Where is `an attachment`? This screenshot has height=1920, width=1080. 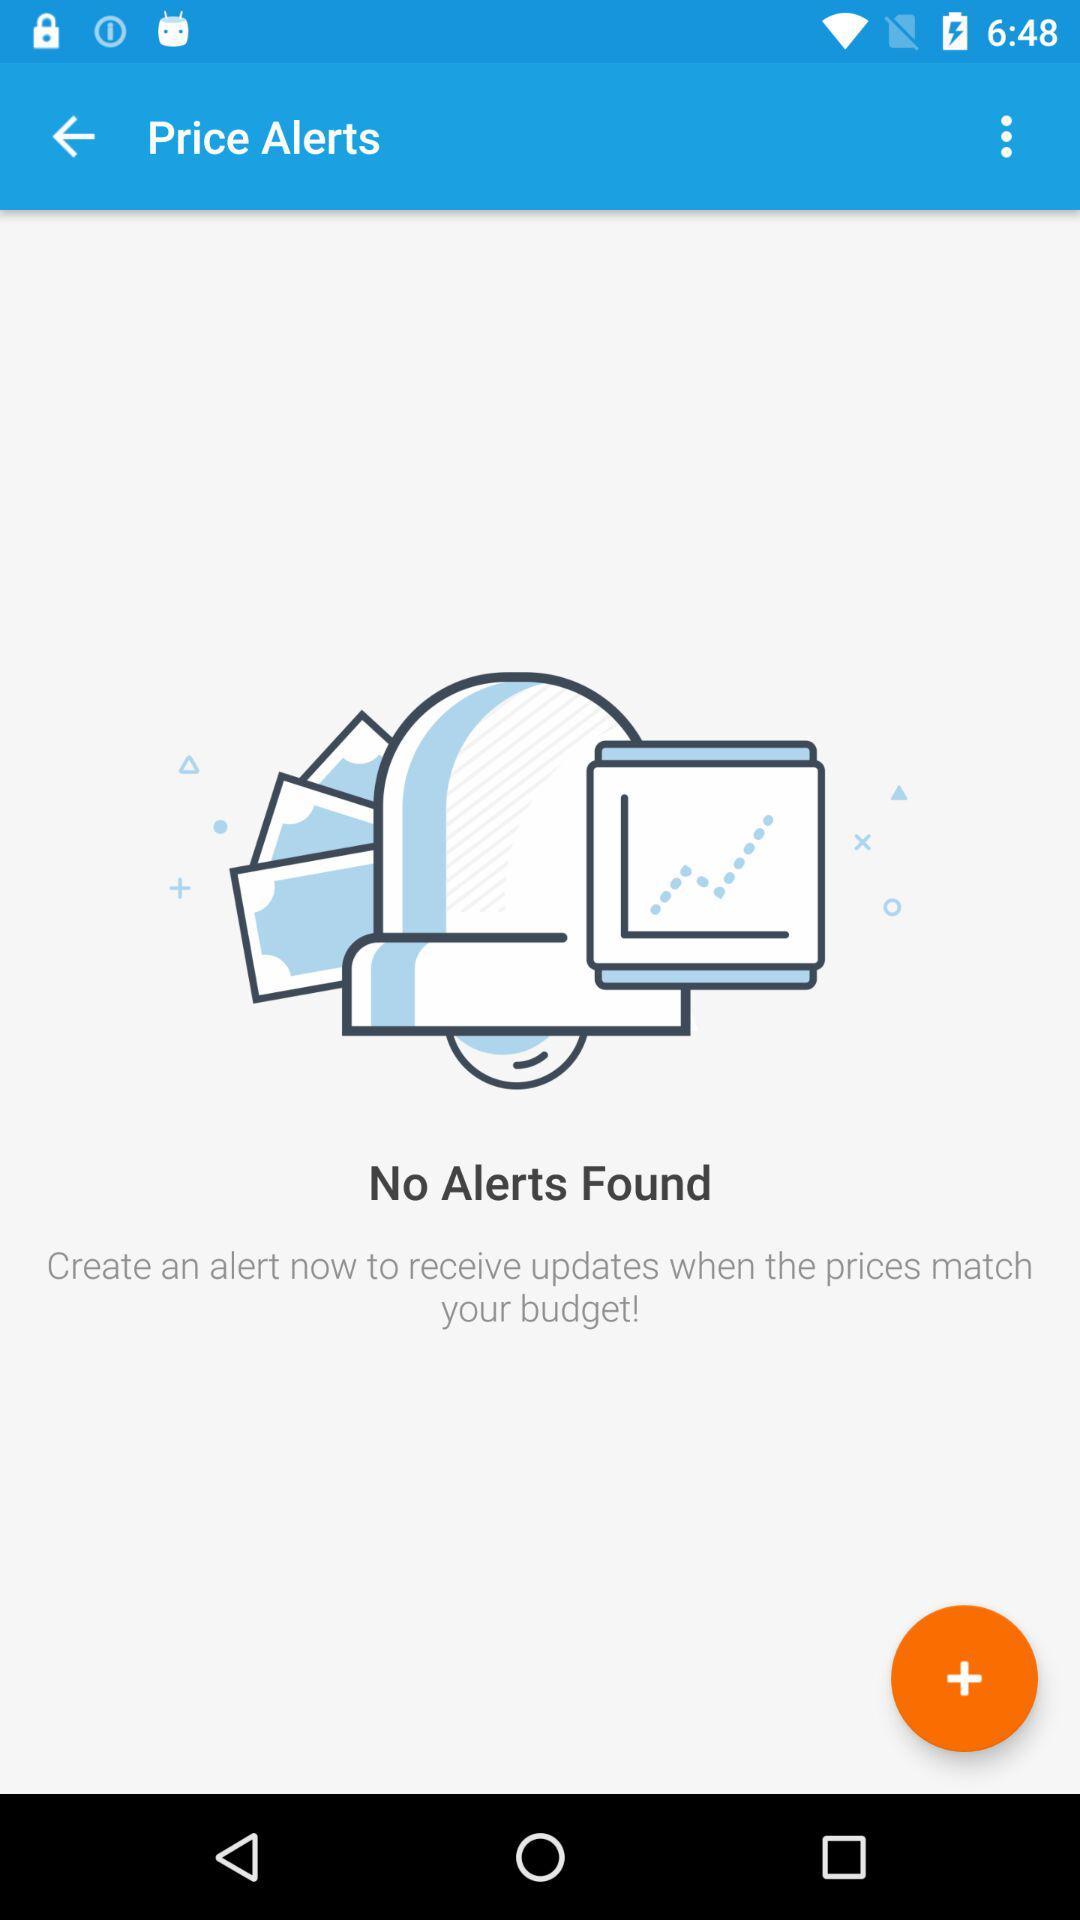 an attachment is located at coordinates (963, 1678).